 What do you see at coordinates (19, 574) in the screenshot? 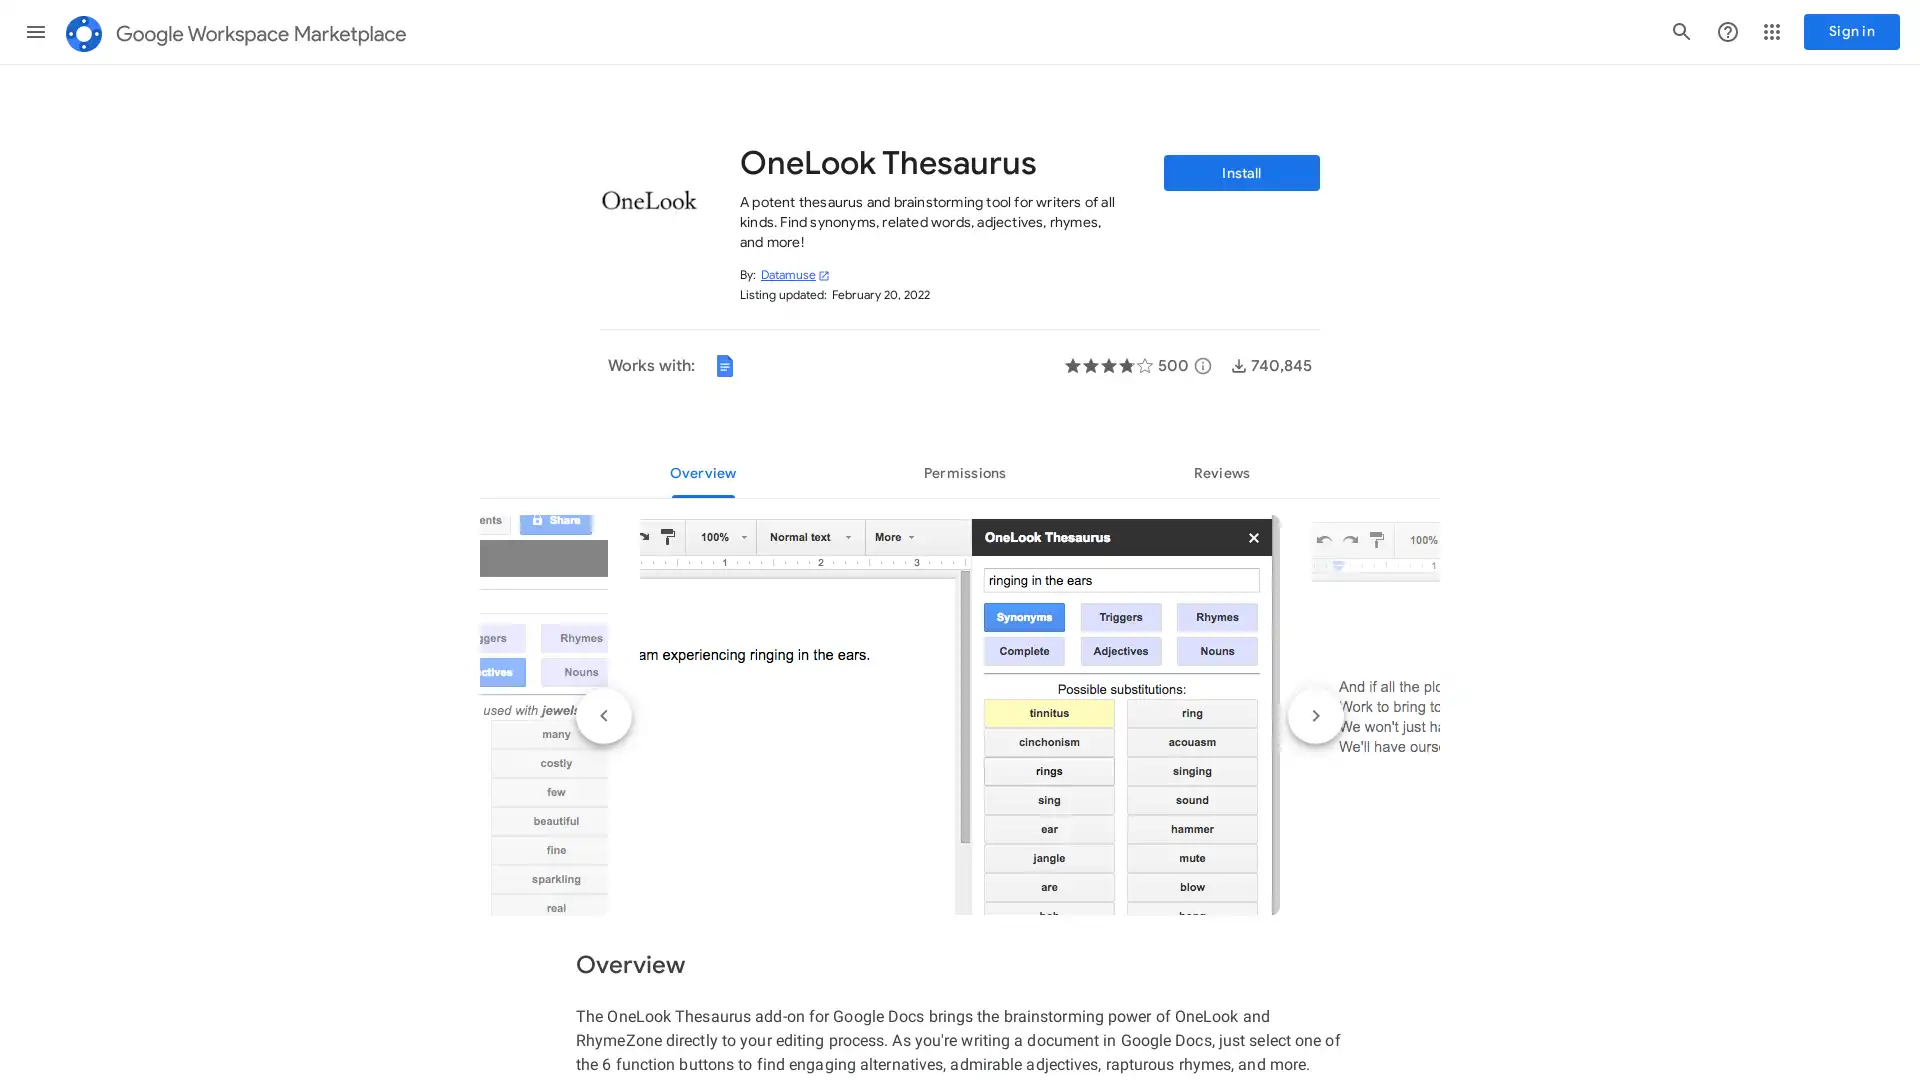
I see `Works with Google products` at bounding box center [19, 574].